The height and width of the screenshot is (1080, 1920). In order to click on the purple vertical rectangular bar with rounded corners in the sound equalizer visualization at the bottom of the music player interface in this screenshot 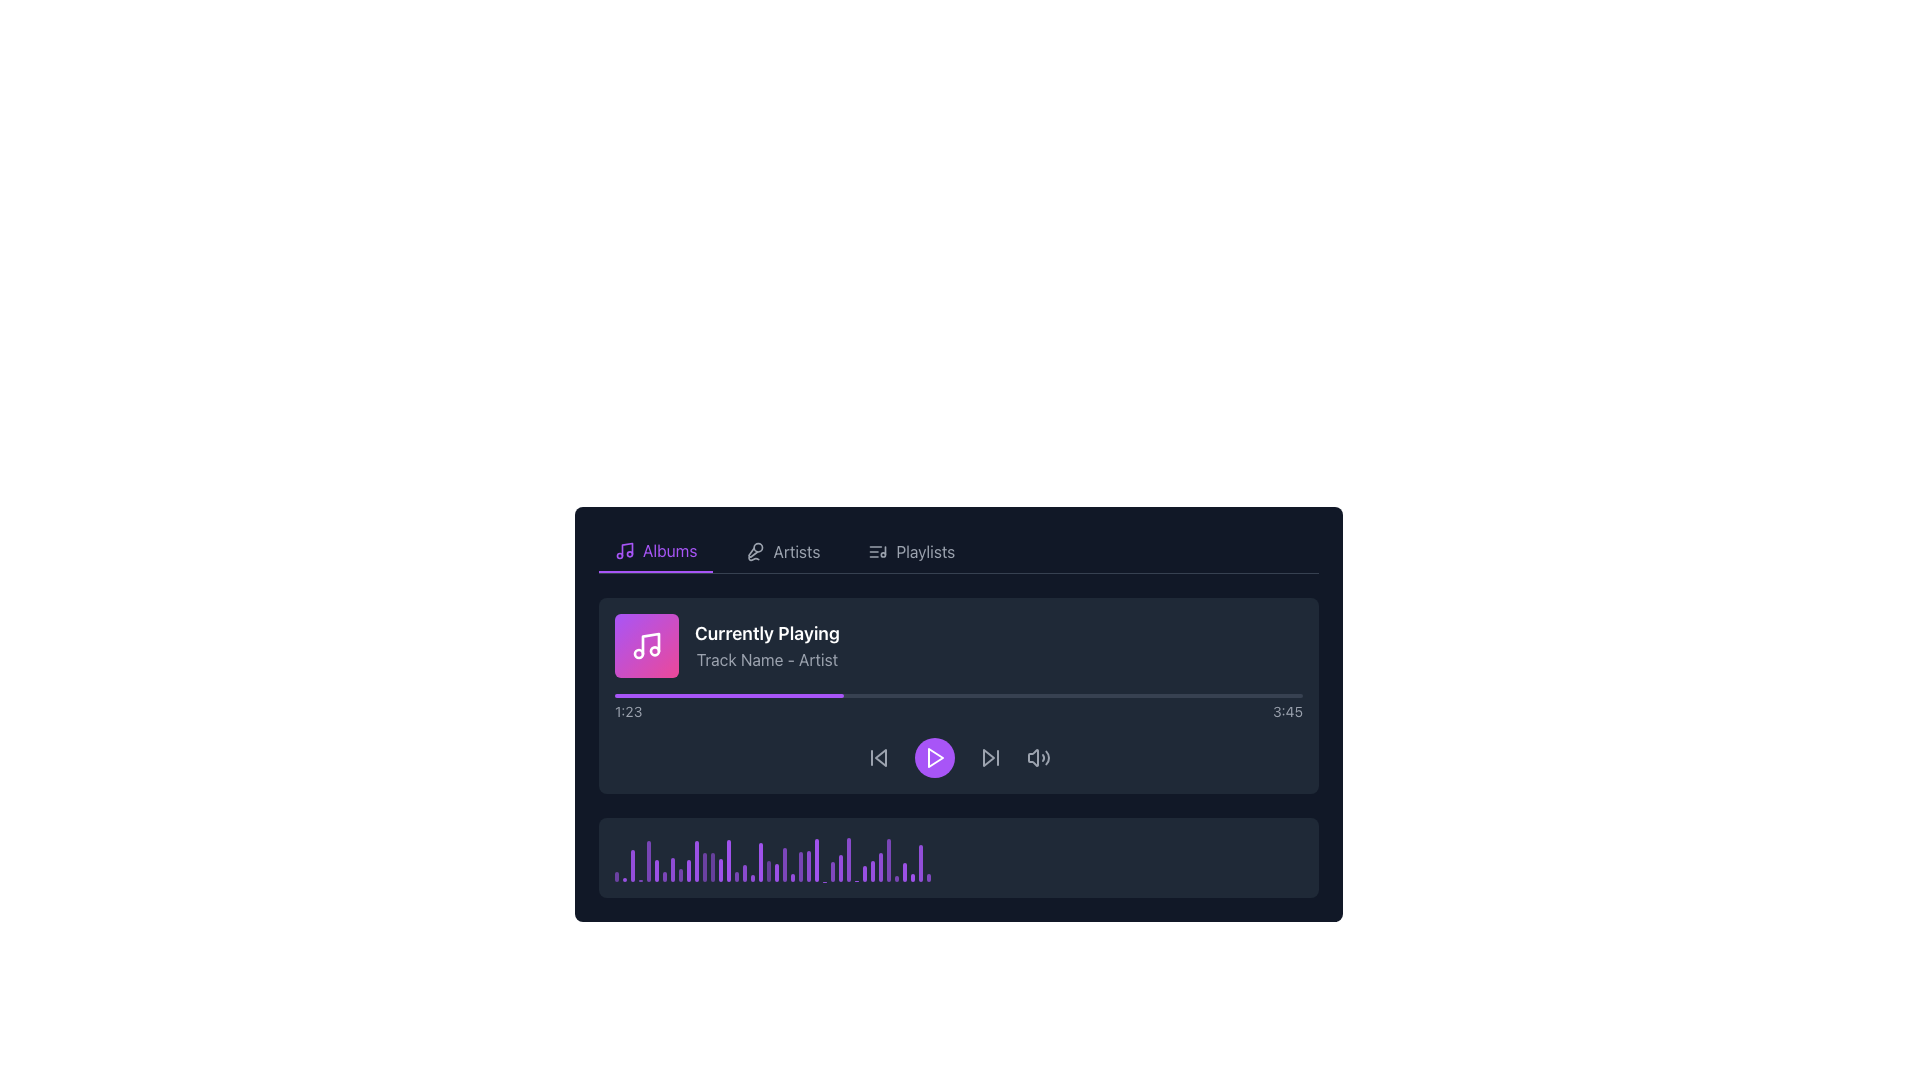, I will do `click(849, 859)`.